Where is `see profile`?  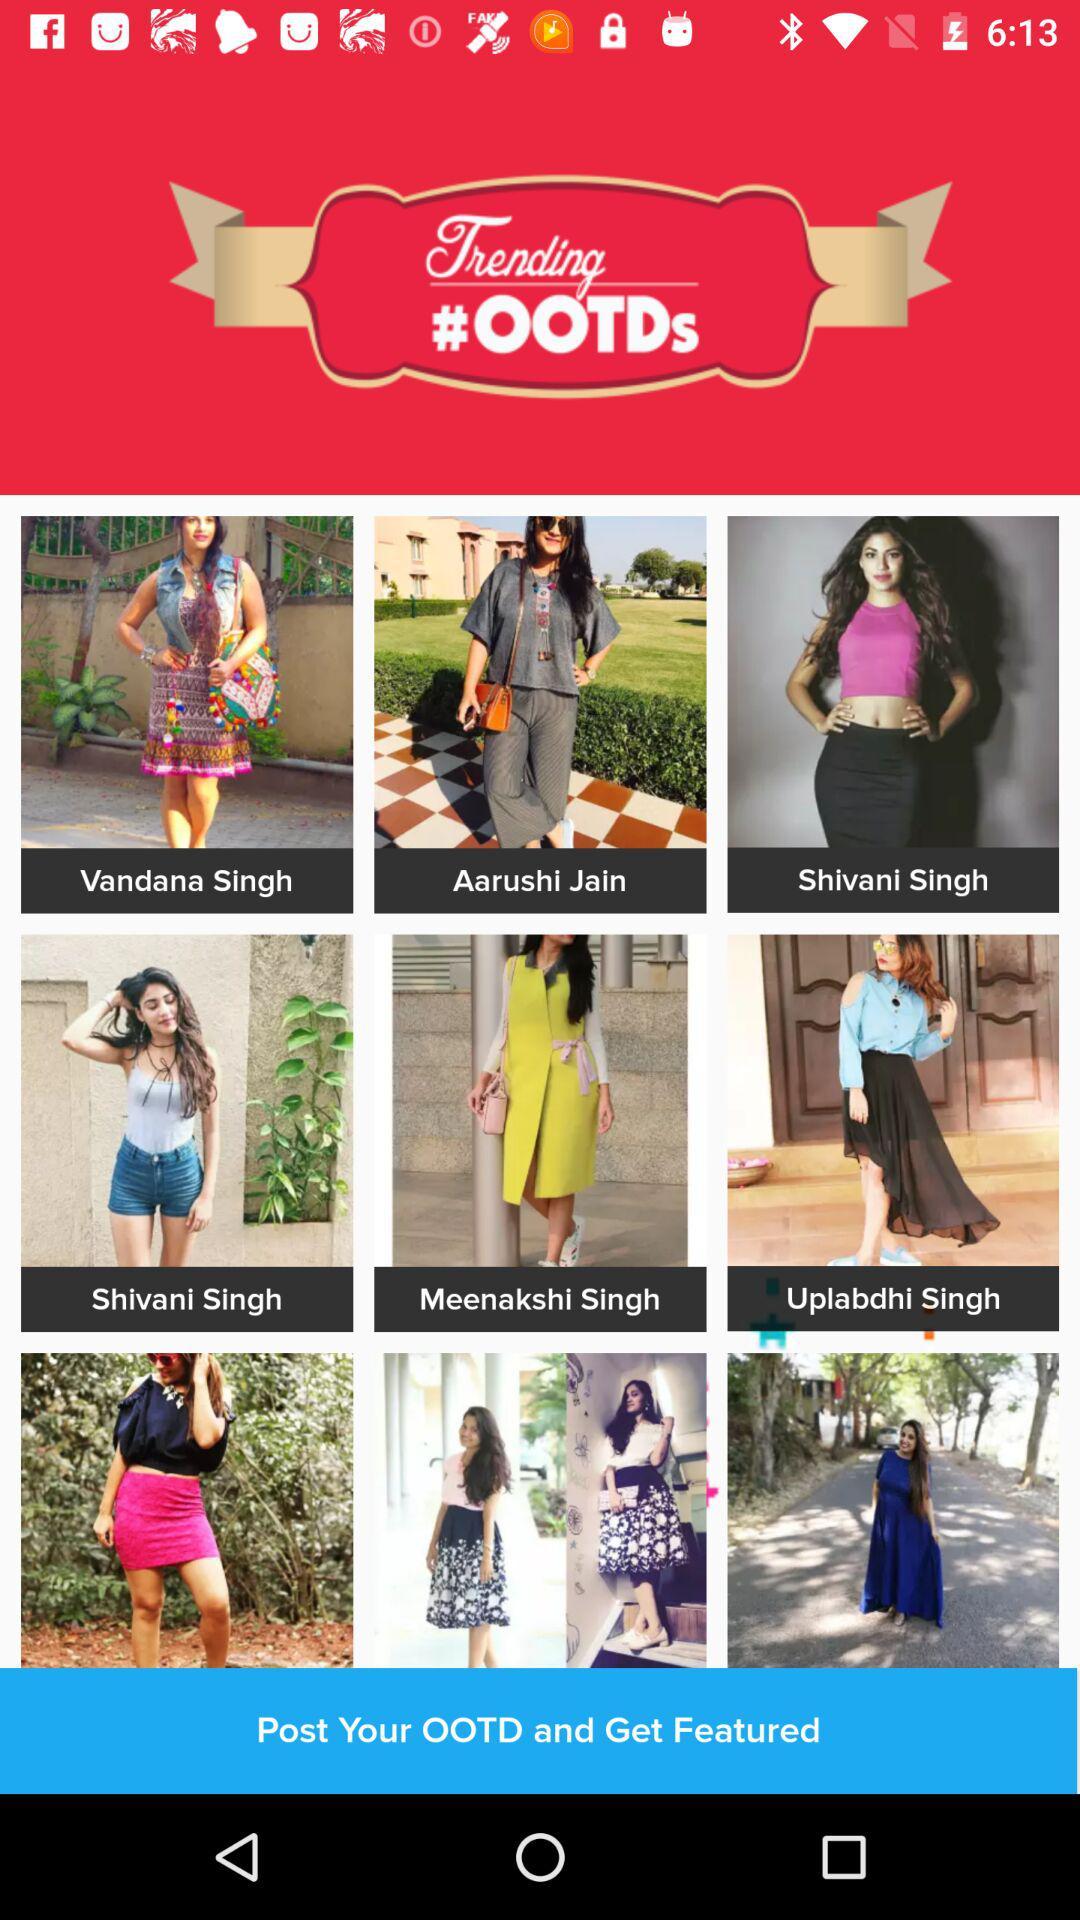
see profile is located at coordinates (892, 681).